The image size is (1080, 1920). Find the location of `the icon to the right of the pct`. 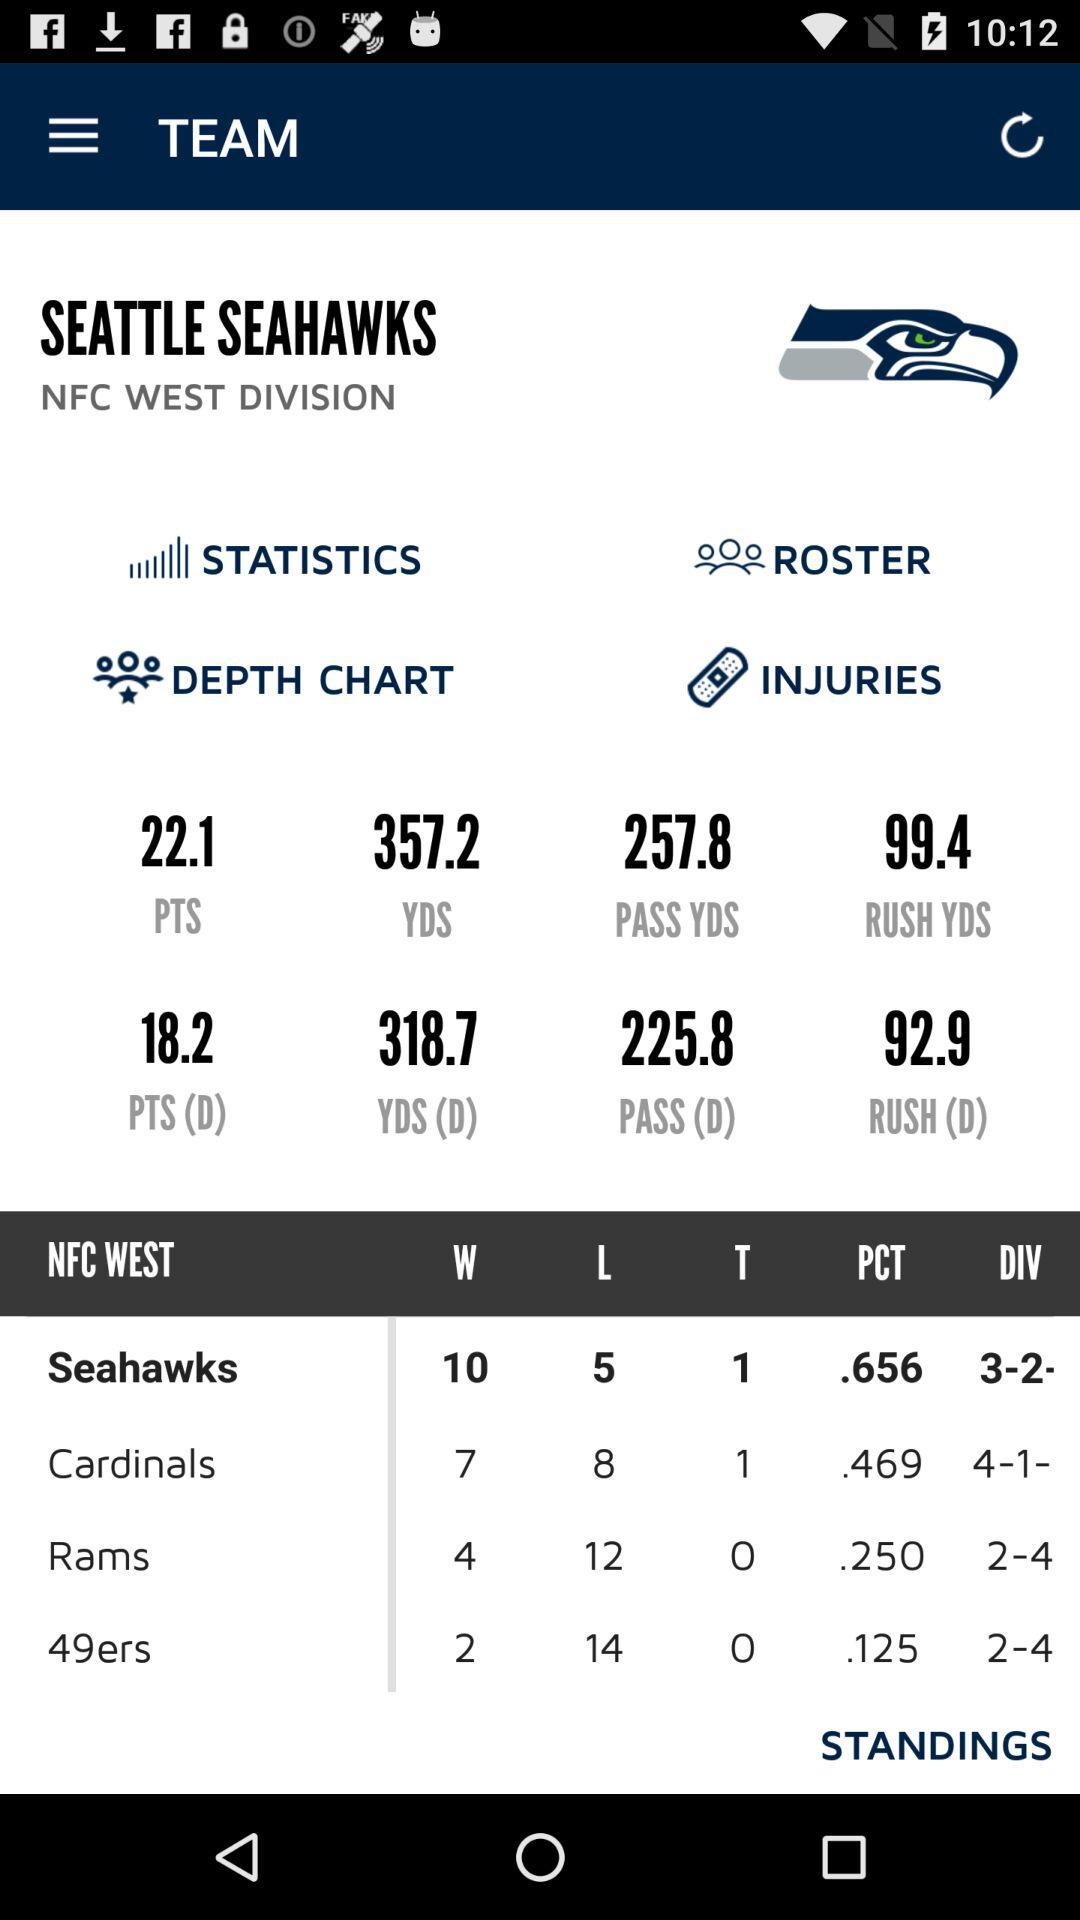

the icon to the right of the pct is located at coordinates (1002, 1262).